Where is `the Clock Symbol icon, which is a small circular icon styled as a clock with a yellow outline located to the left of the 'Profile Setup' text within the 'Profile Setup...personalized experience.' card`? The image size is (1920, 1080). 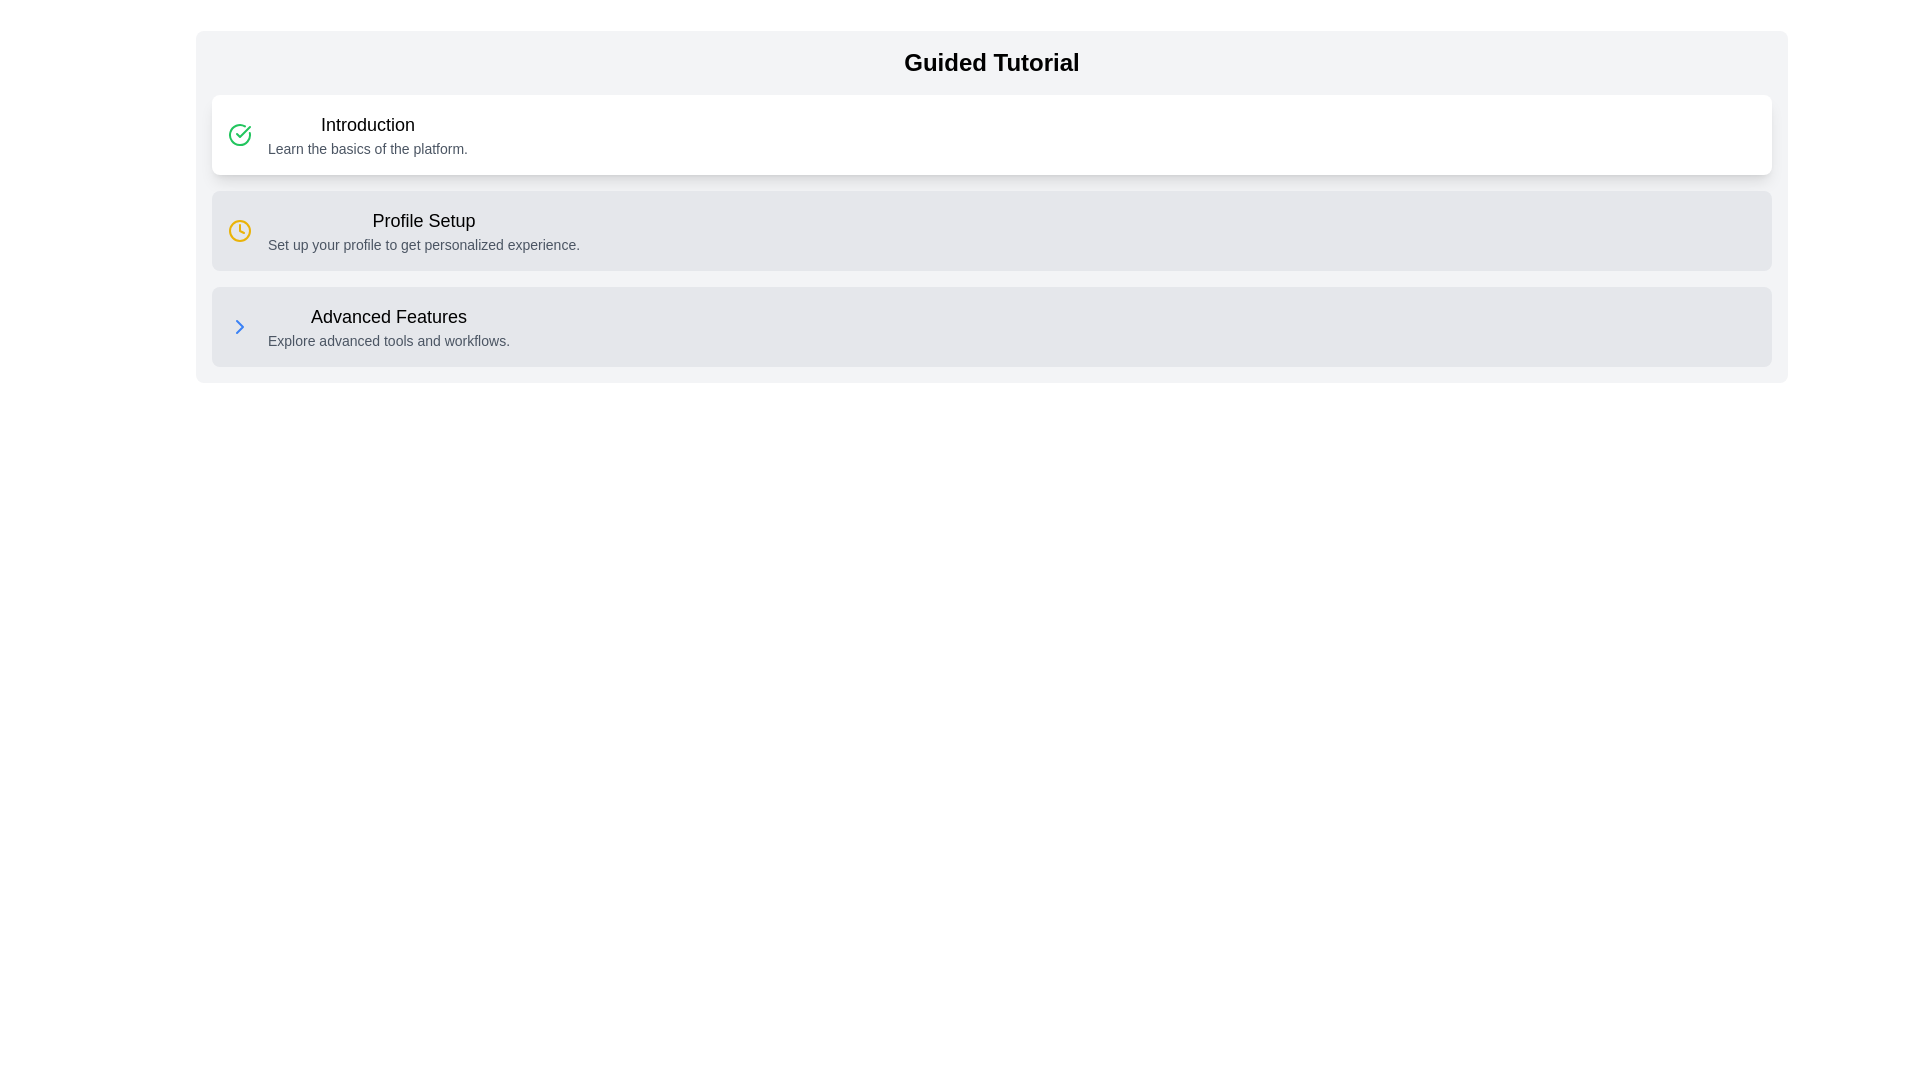
the Clock Symbol icon, which is a small circular icon styled as a clock with a yellow outline located to the left of the 'Profile Setup' text within the 'Profile Setup...personalized experience.' card is located at coordinates (240, 230).